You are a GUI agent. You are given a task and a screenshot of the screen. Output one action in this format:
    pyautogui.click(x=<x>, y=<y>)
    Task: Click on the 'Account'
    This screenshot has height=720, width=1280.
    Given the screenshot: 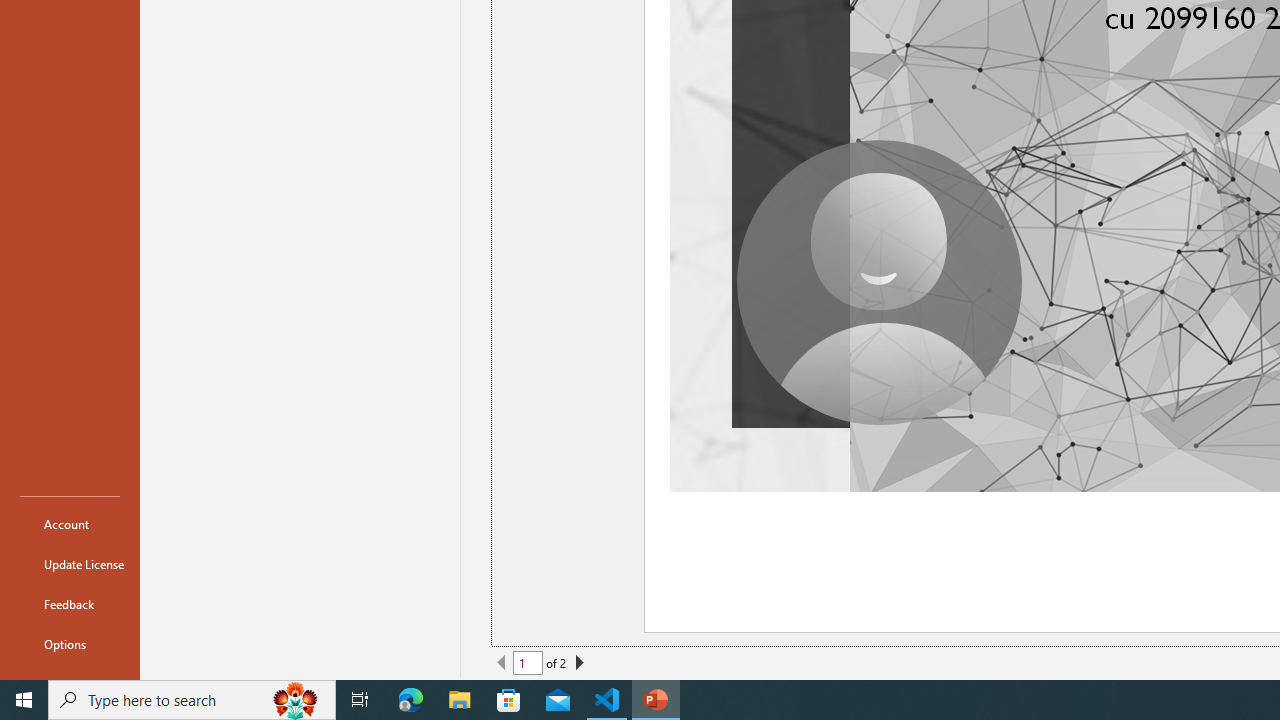 What is the action you would take?
    pyautogui.click(x=69, y=523)
    